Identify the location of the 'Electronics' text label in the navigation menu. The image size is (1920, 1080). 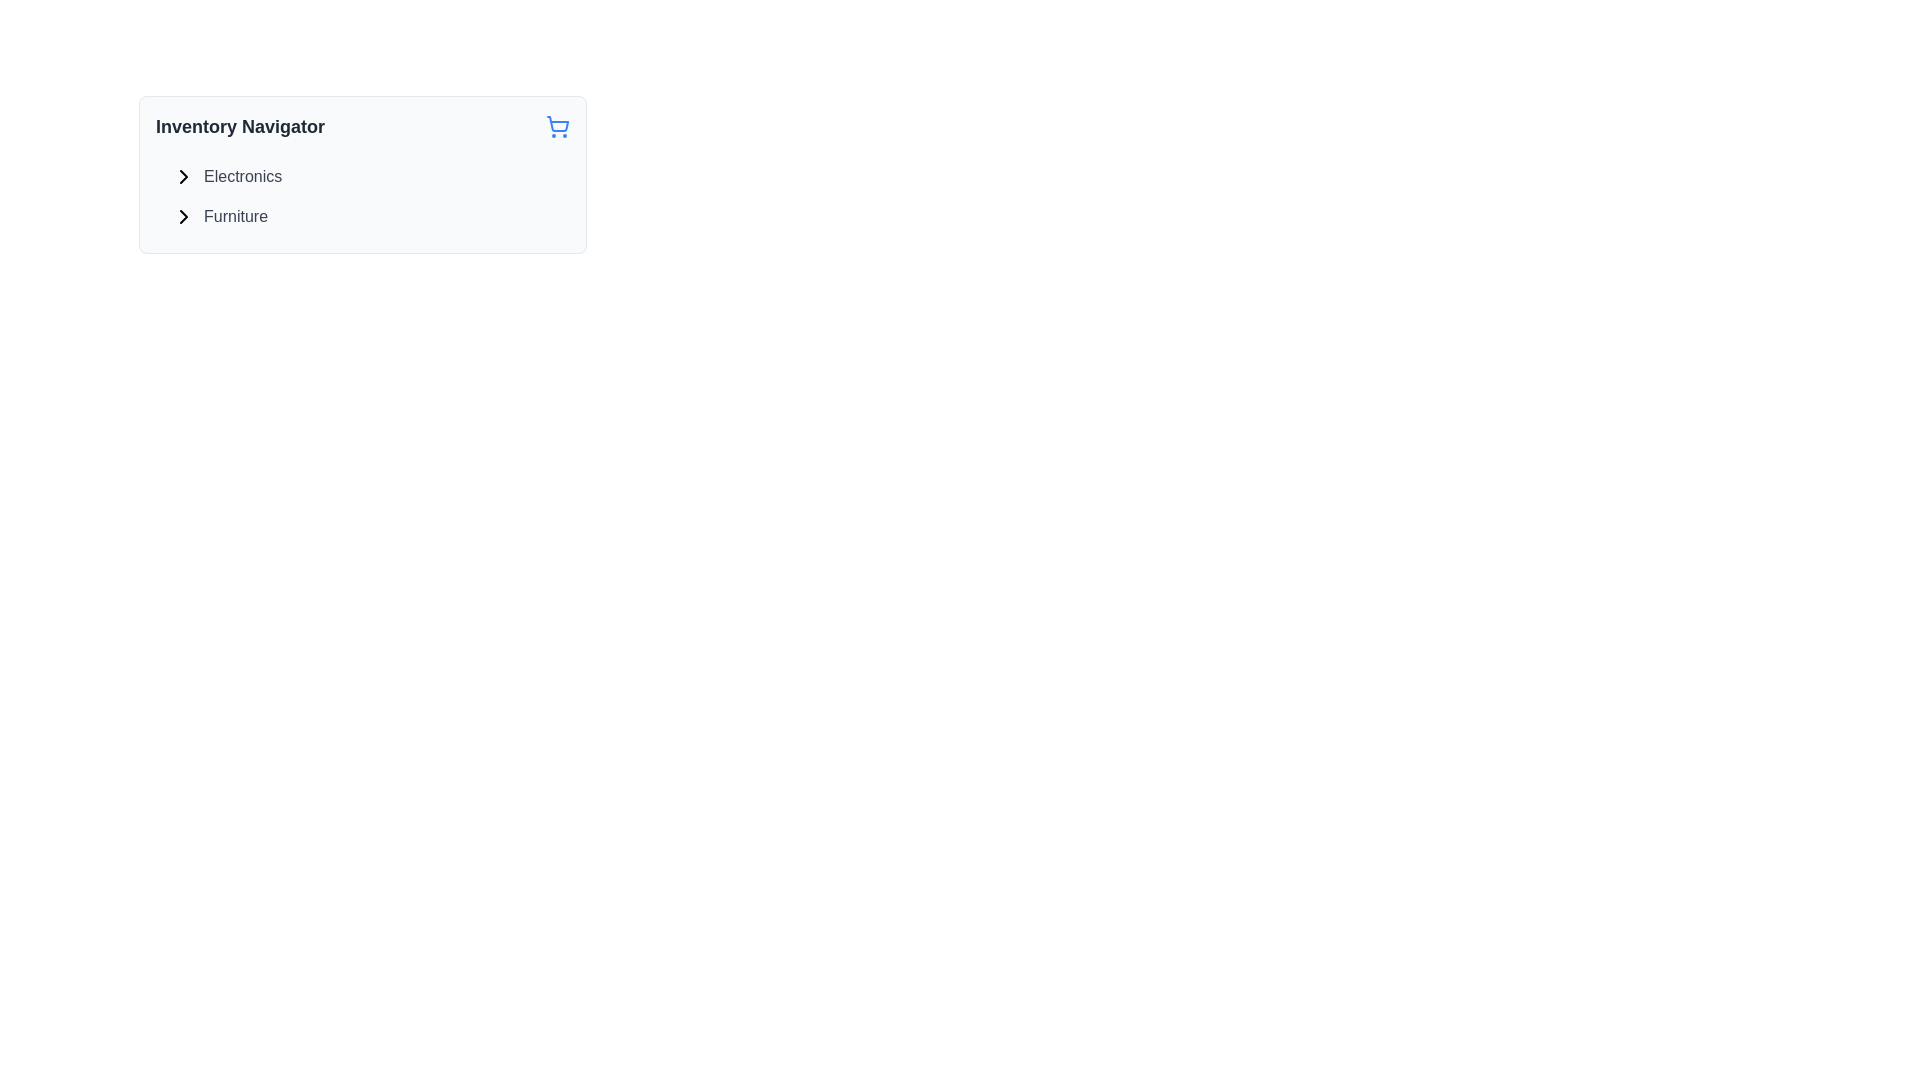
(242, 176).